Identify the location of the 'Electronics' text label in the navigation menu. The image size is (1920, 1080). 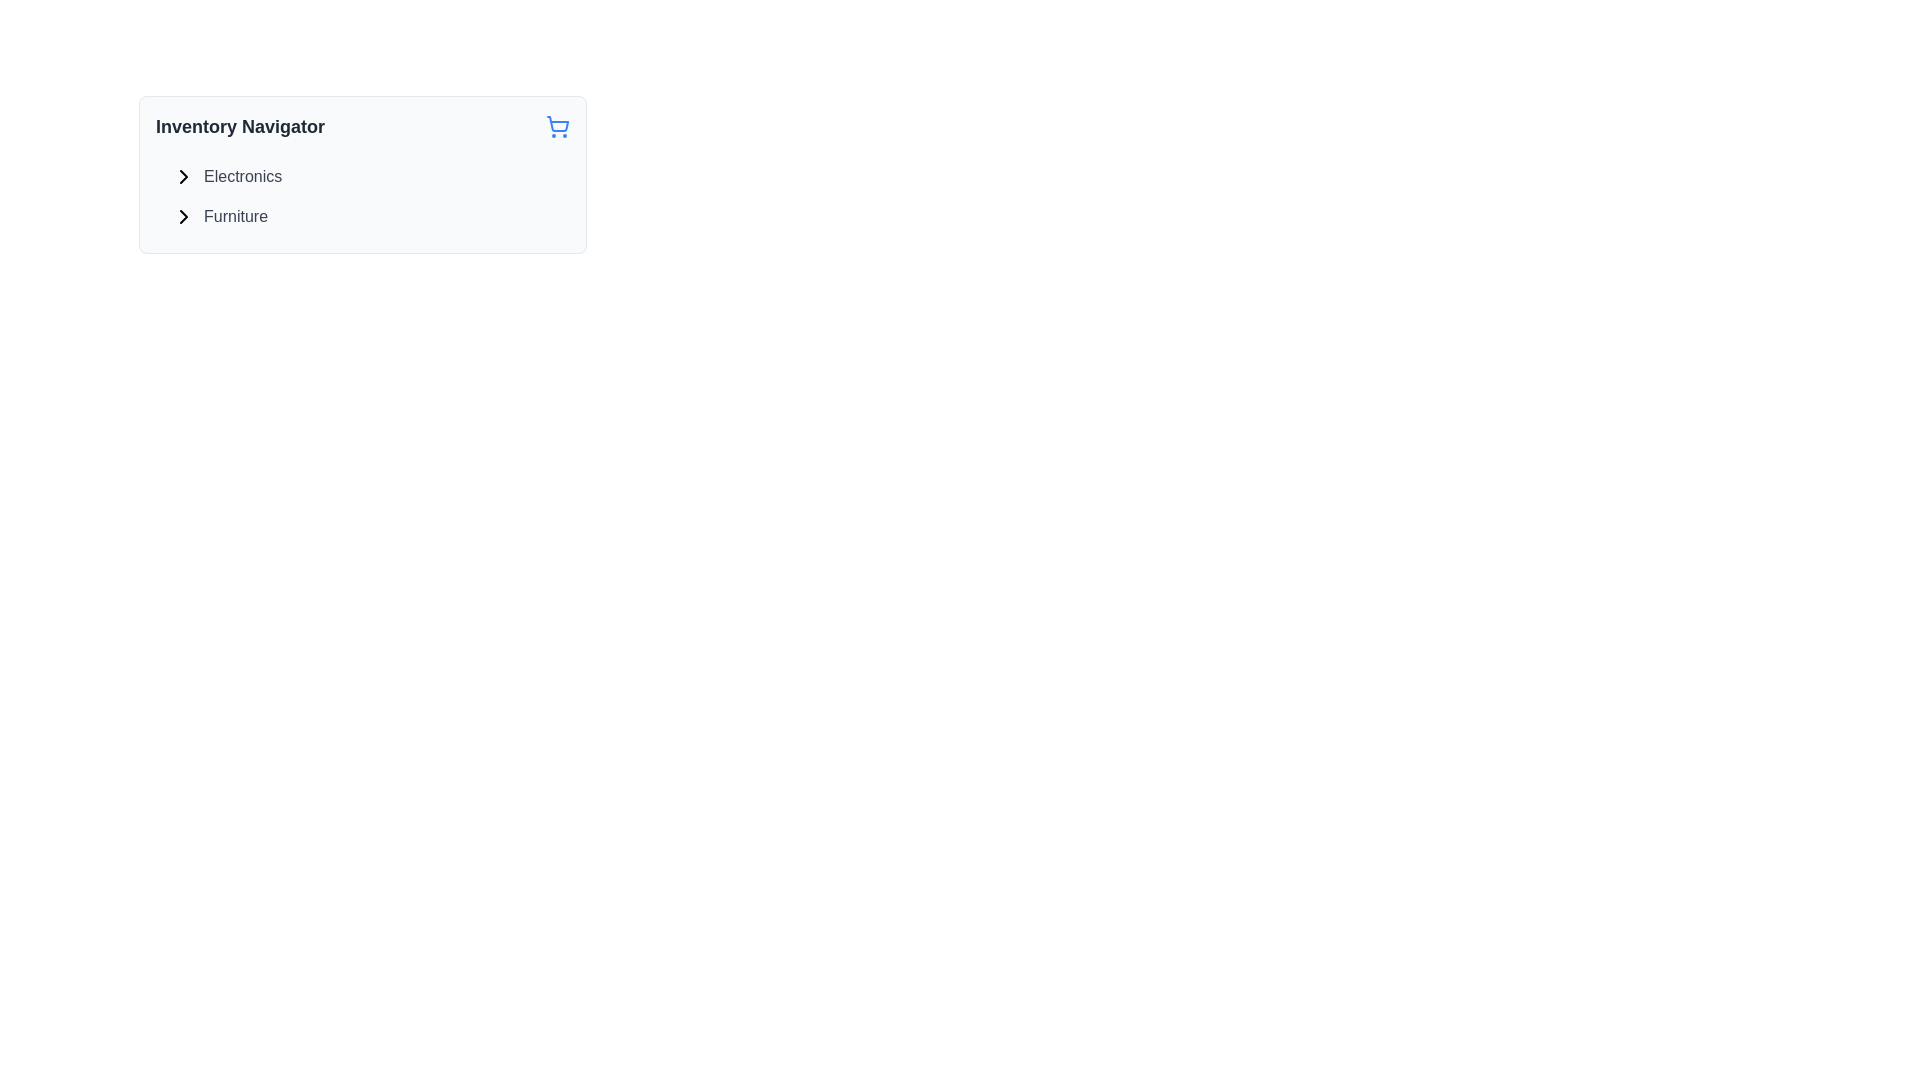
(242, 176).